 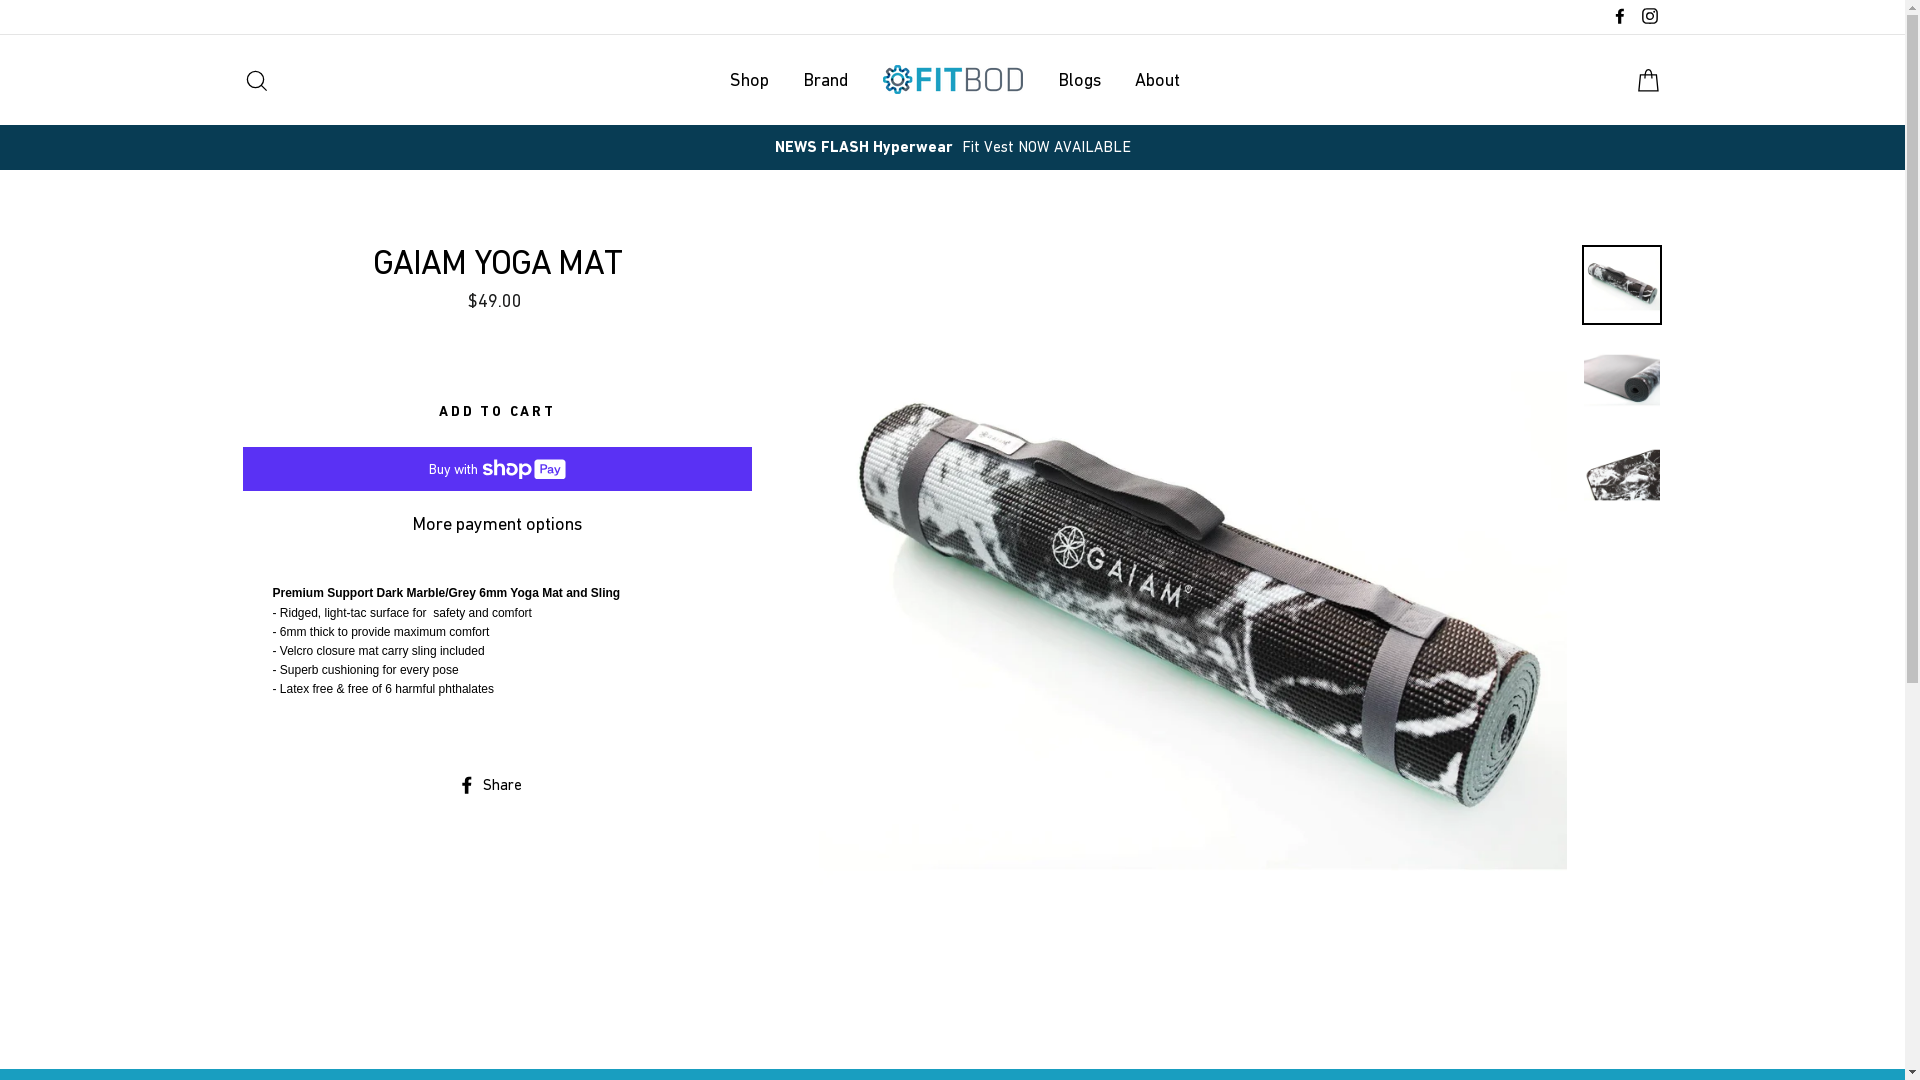 What do you see at coordinates (1077, 79) in the screenshot?
I see `'Blogs'` at bounding box center [1077, 79].